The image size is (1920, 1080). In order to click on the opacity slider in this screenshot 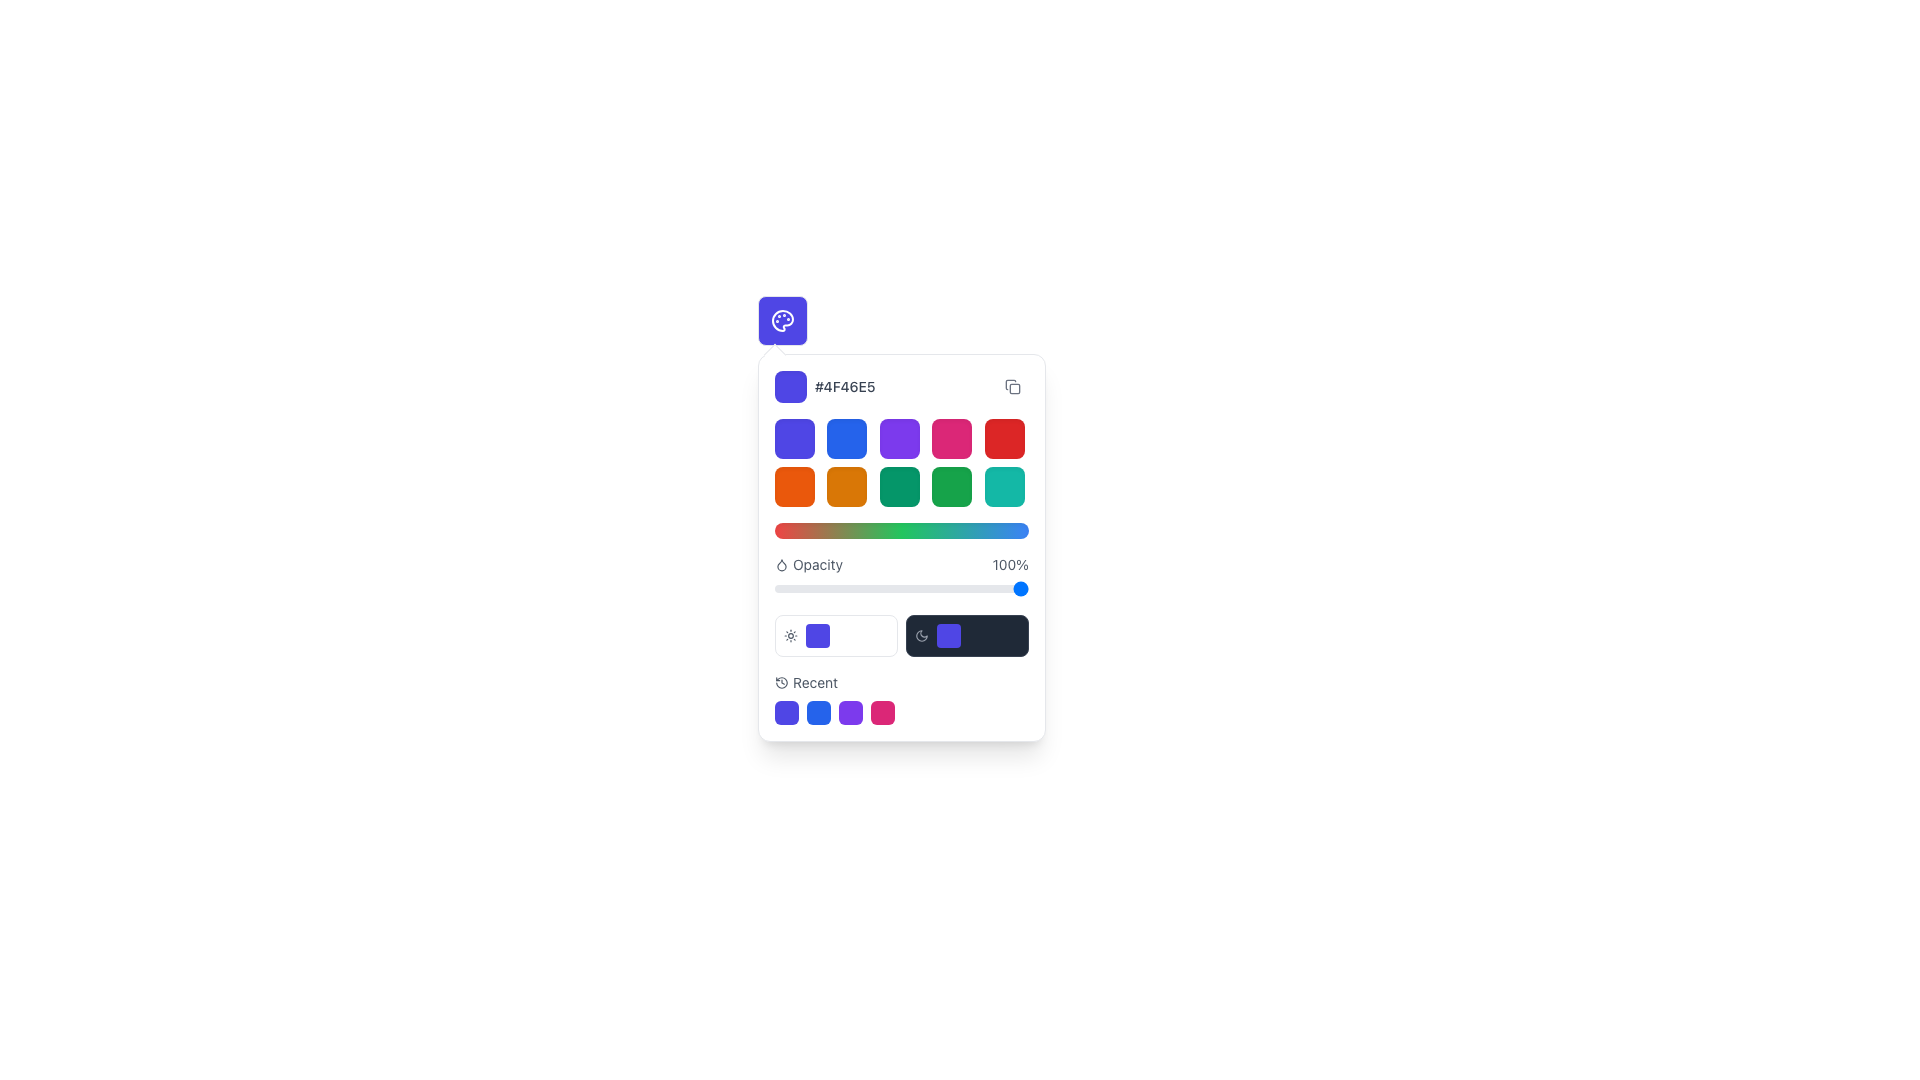, I will do `click(965, 588)`.